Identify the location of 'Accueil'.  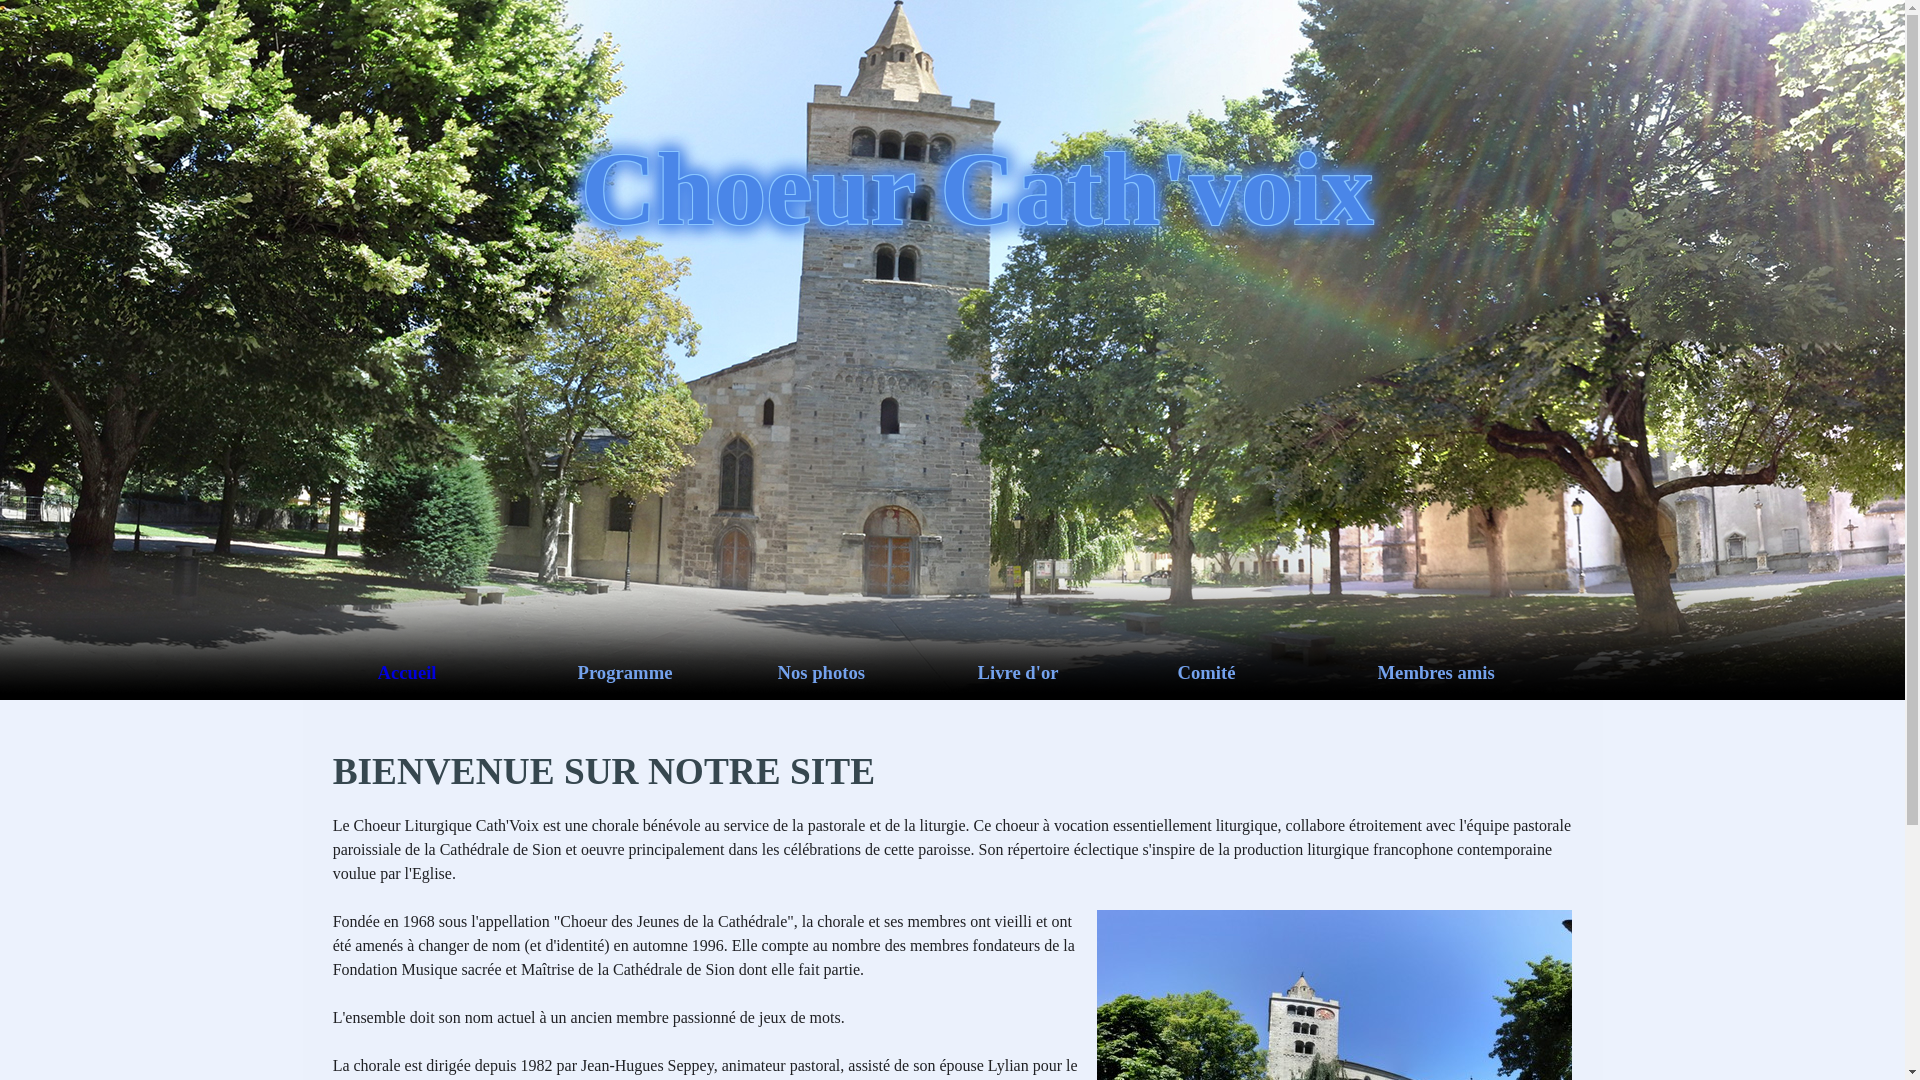
(477, 672).